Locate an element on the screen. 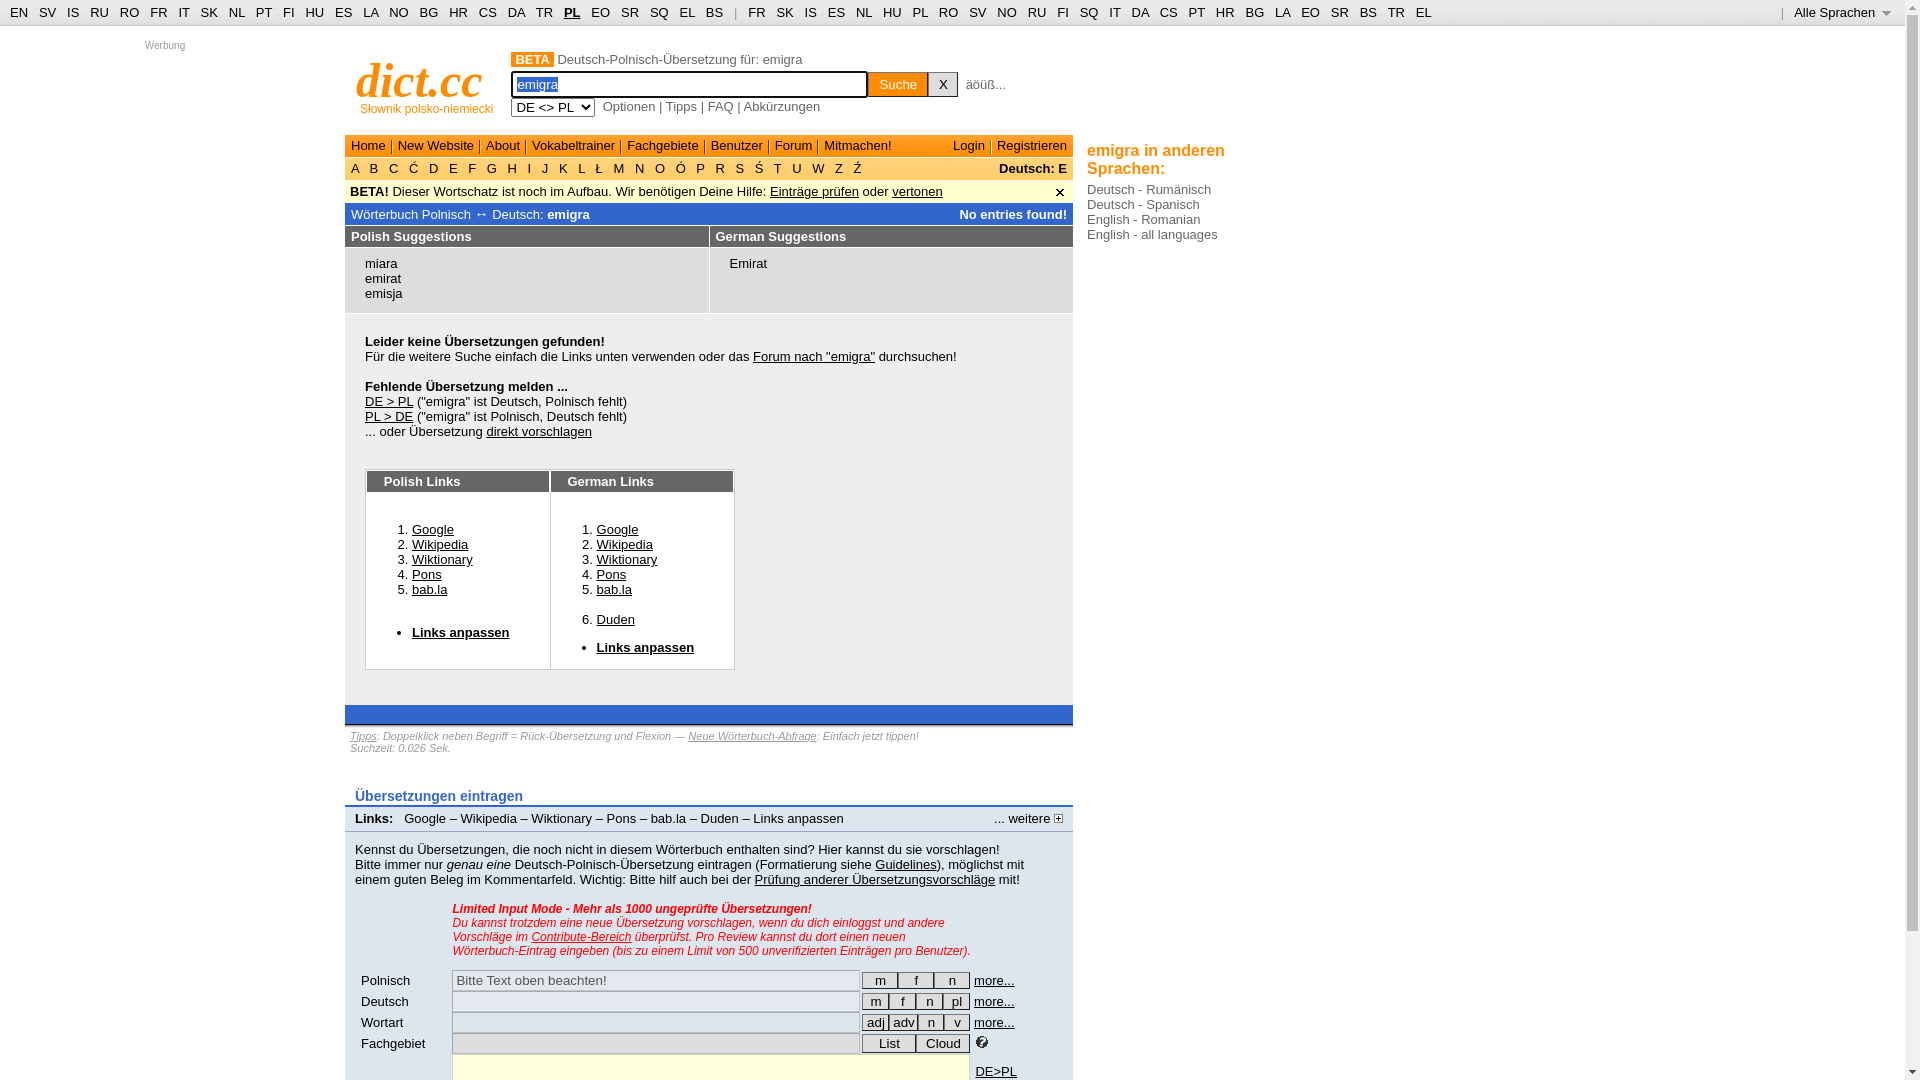 The image size is (1920, 1080). 'Tipps' is located at coordinates (681, 106).